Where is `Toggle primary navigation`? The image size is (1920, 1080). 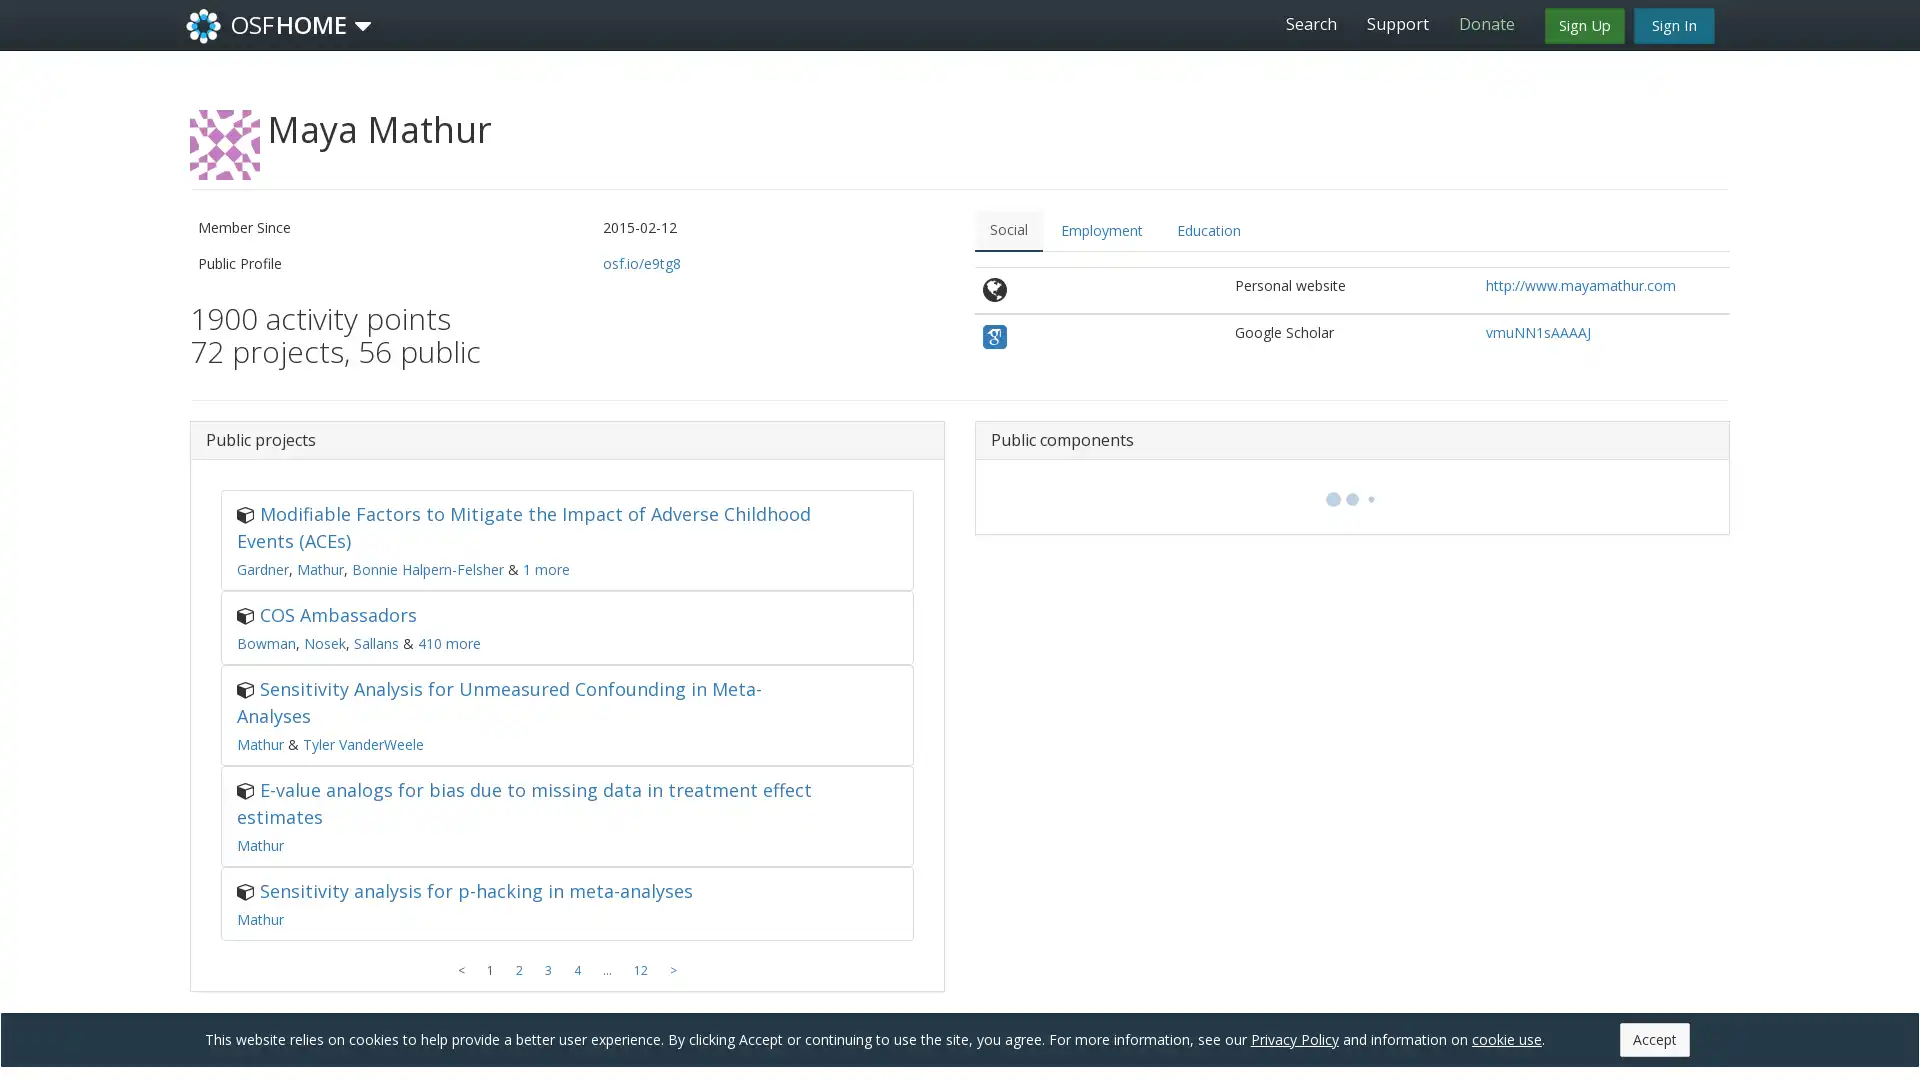
Toggle primary navigation is located at coordinates (363, 26).